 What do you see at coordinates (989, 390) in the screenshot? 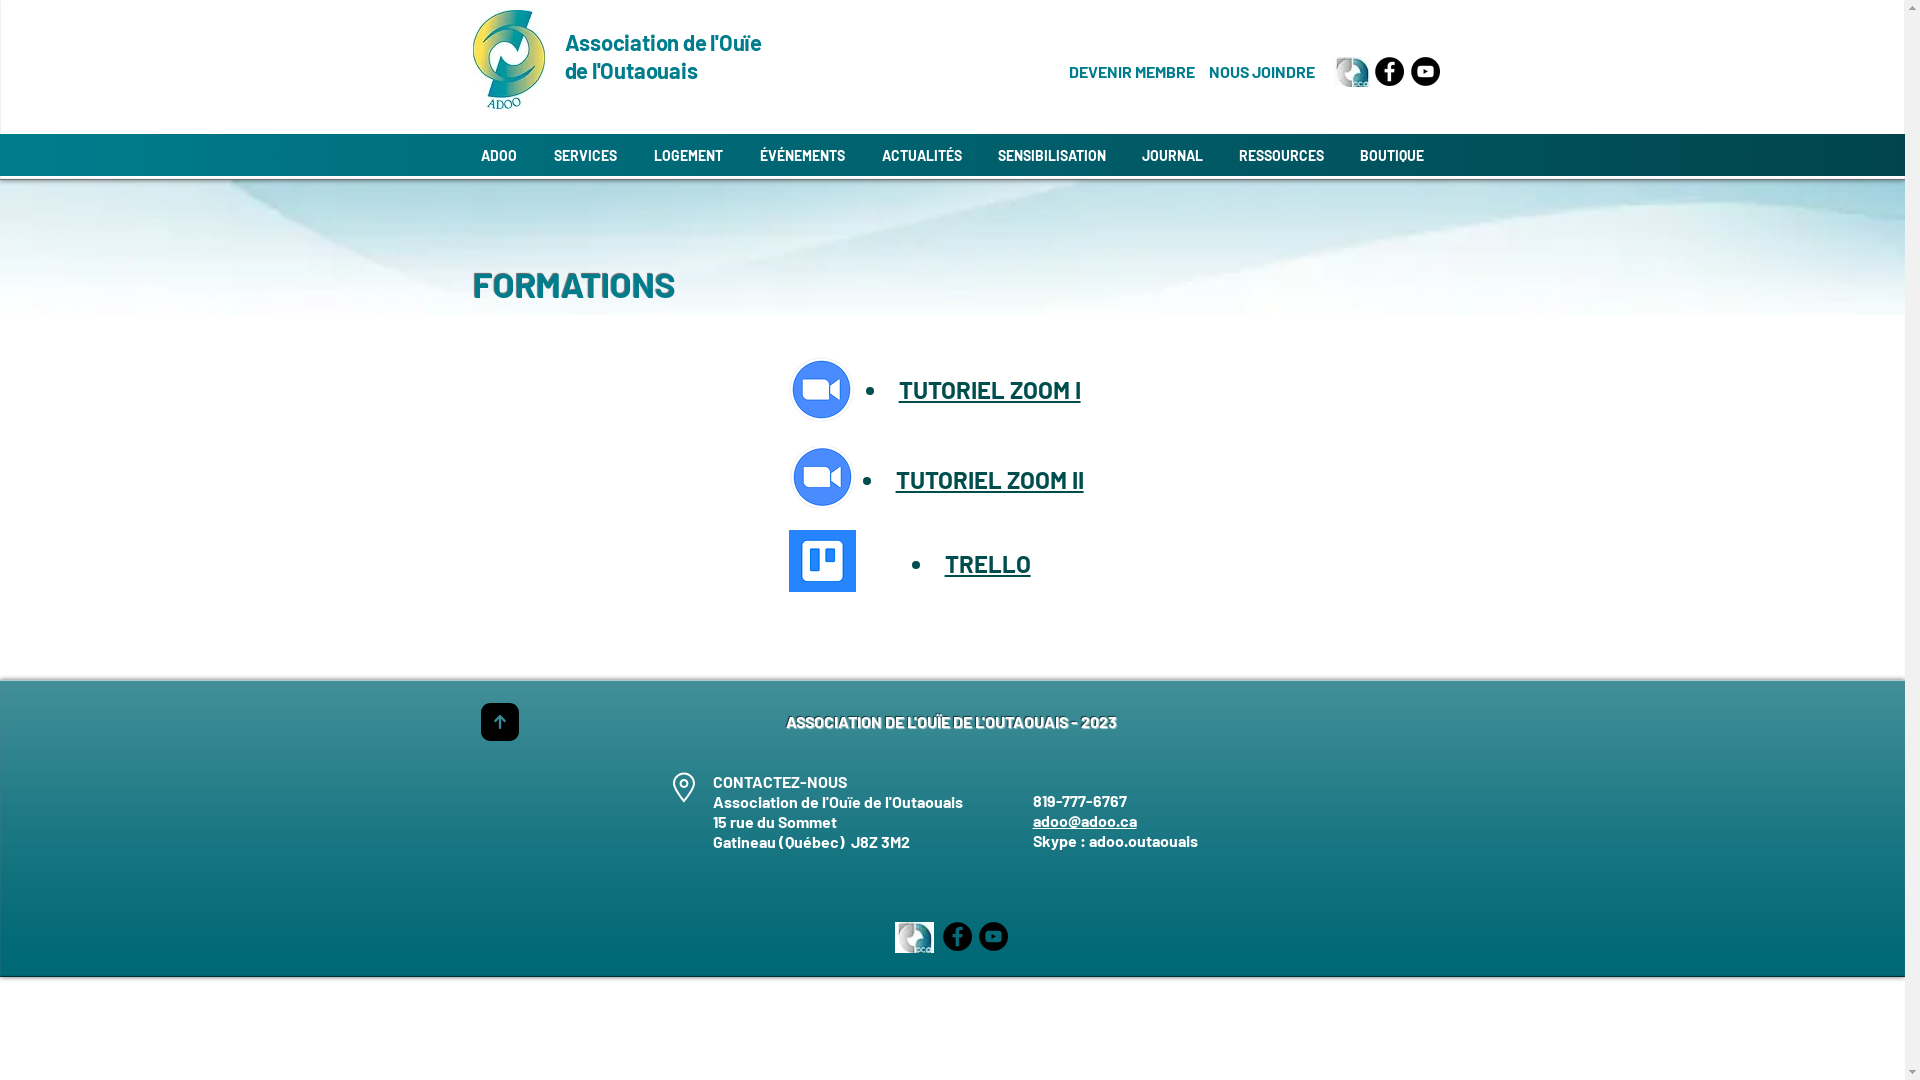
I see `'TUTORIEL ZOOM I'` at bounding box center [989, 390].